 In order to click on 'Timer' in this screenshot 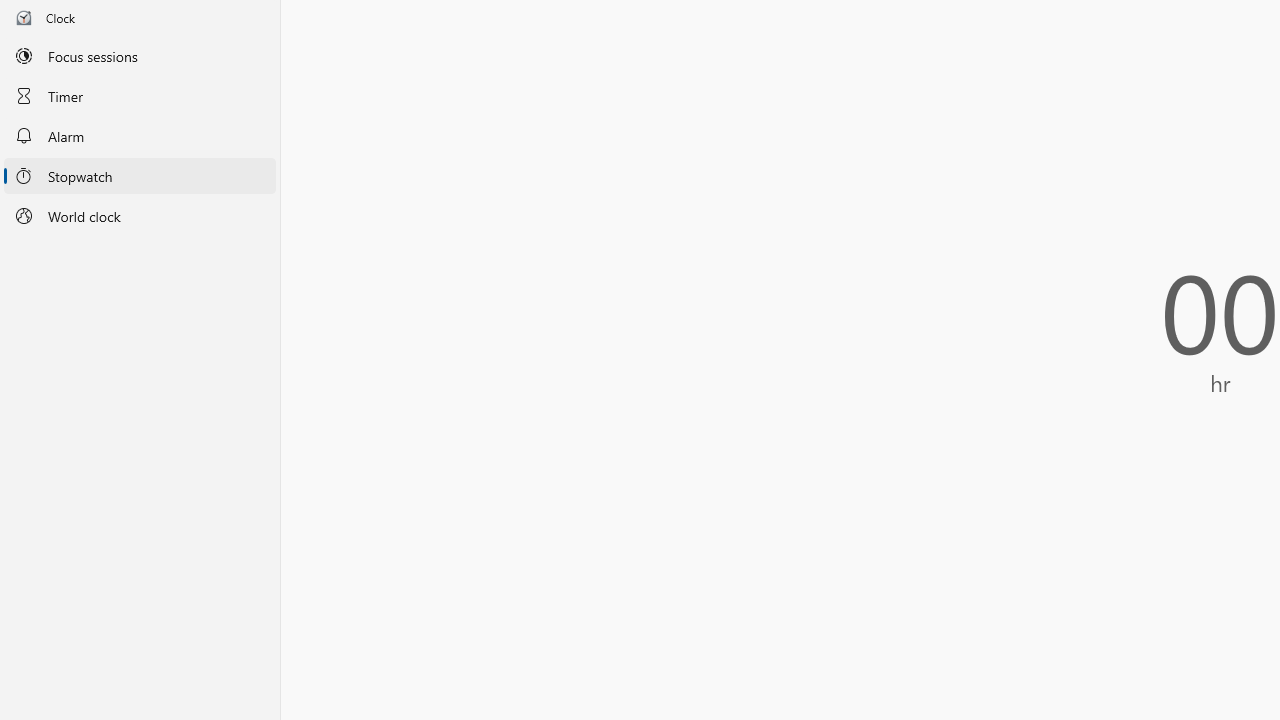, I will do `click(139, 95)`.